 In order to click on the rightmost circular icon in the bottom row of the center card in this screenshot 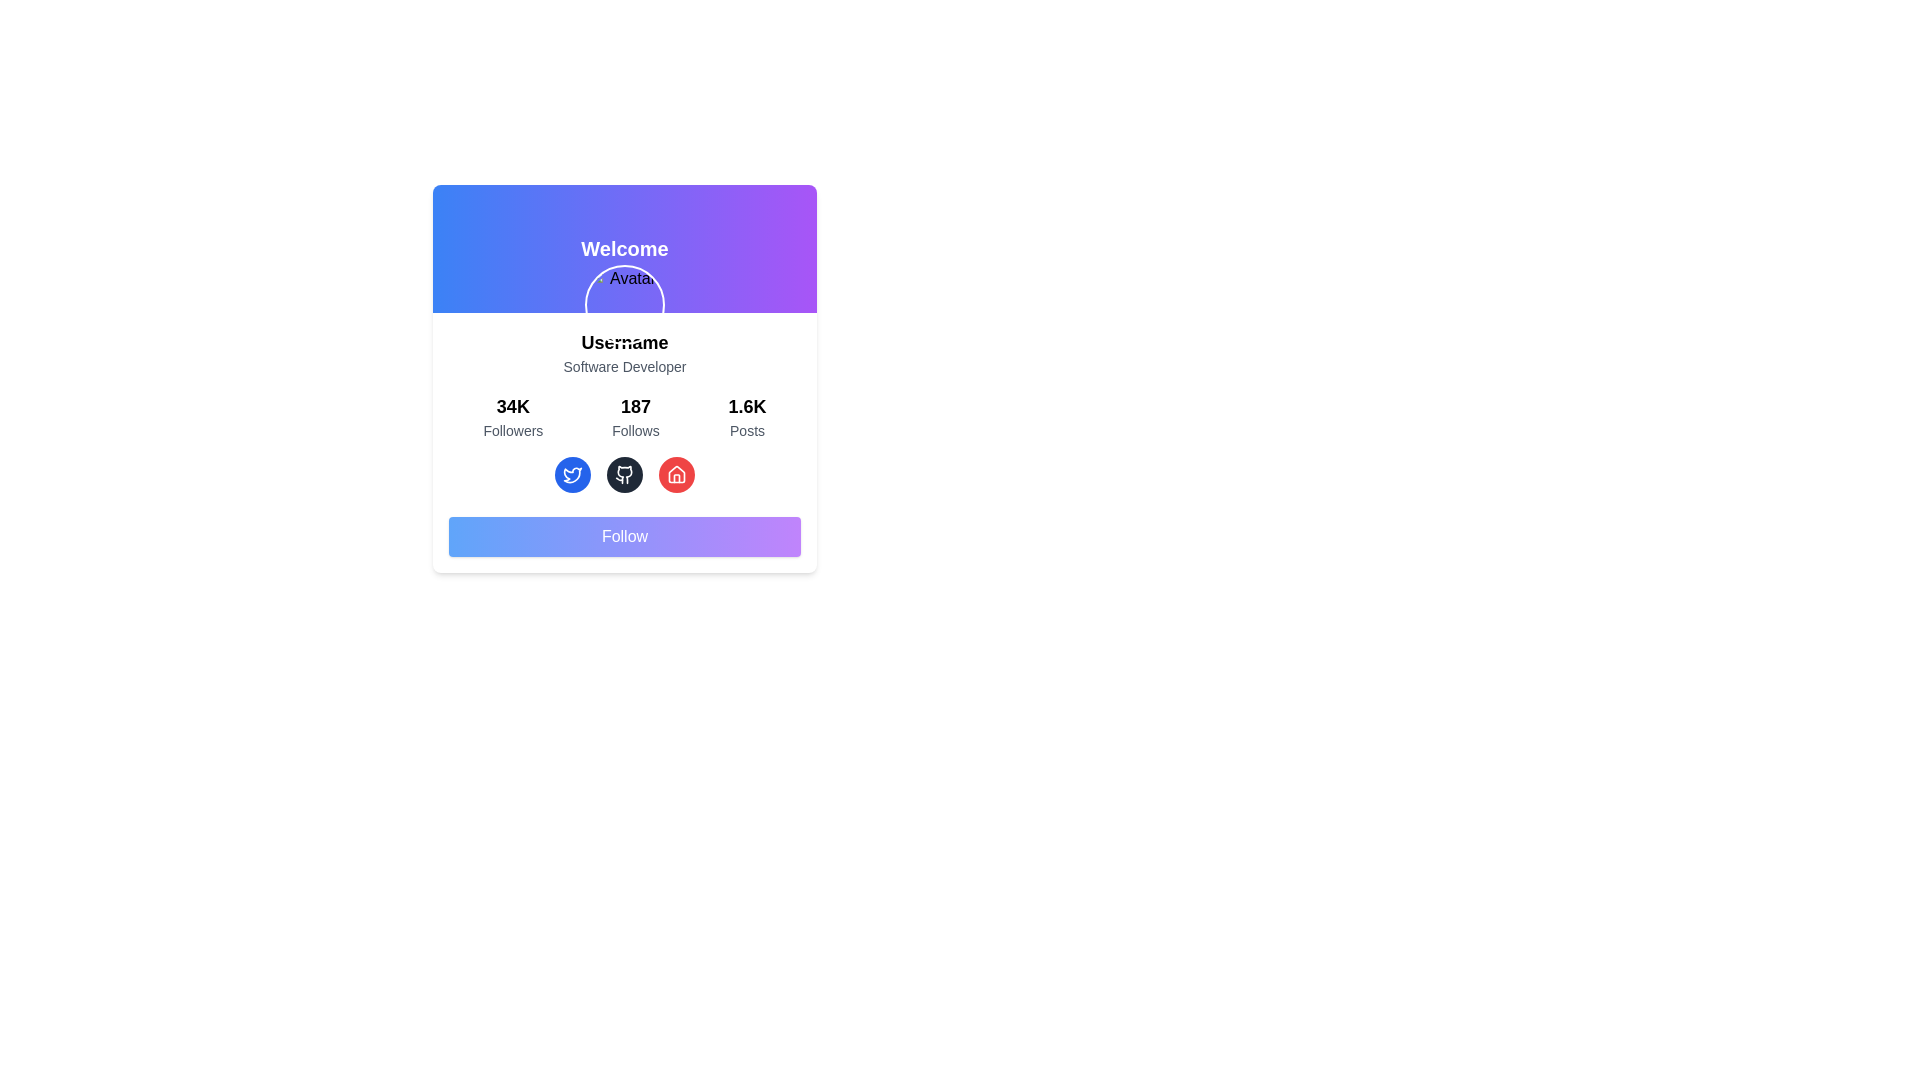, I will do `click(676, 474)`.